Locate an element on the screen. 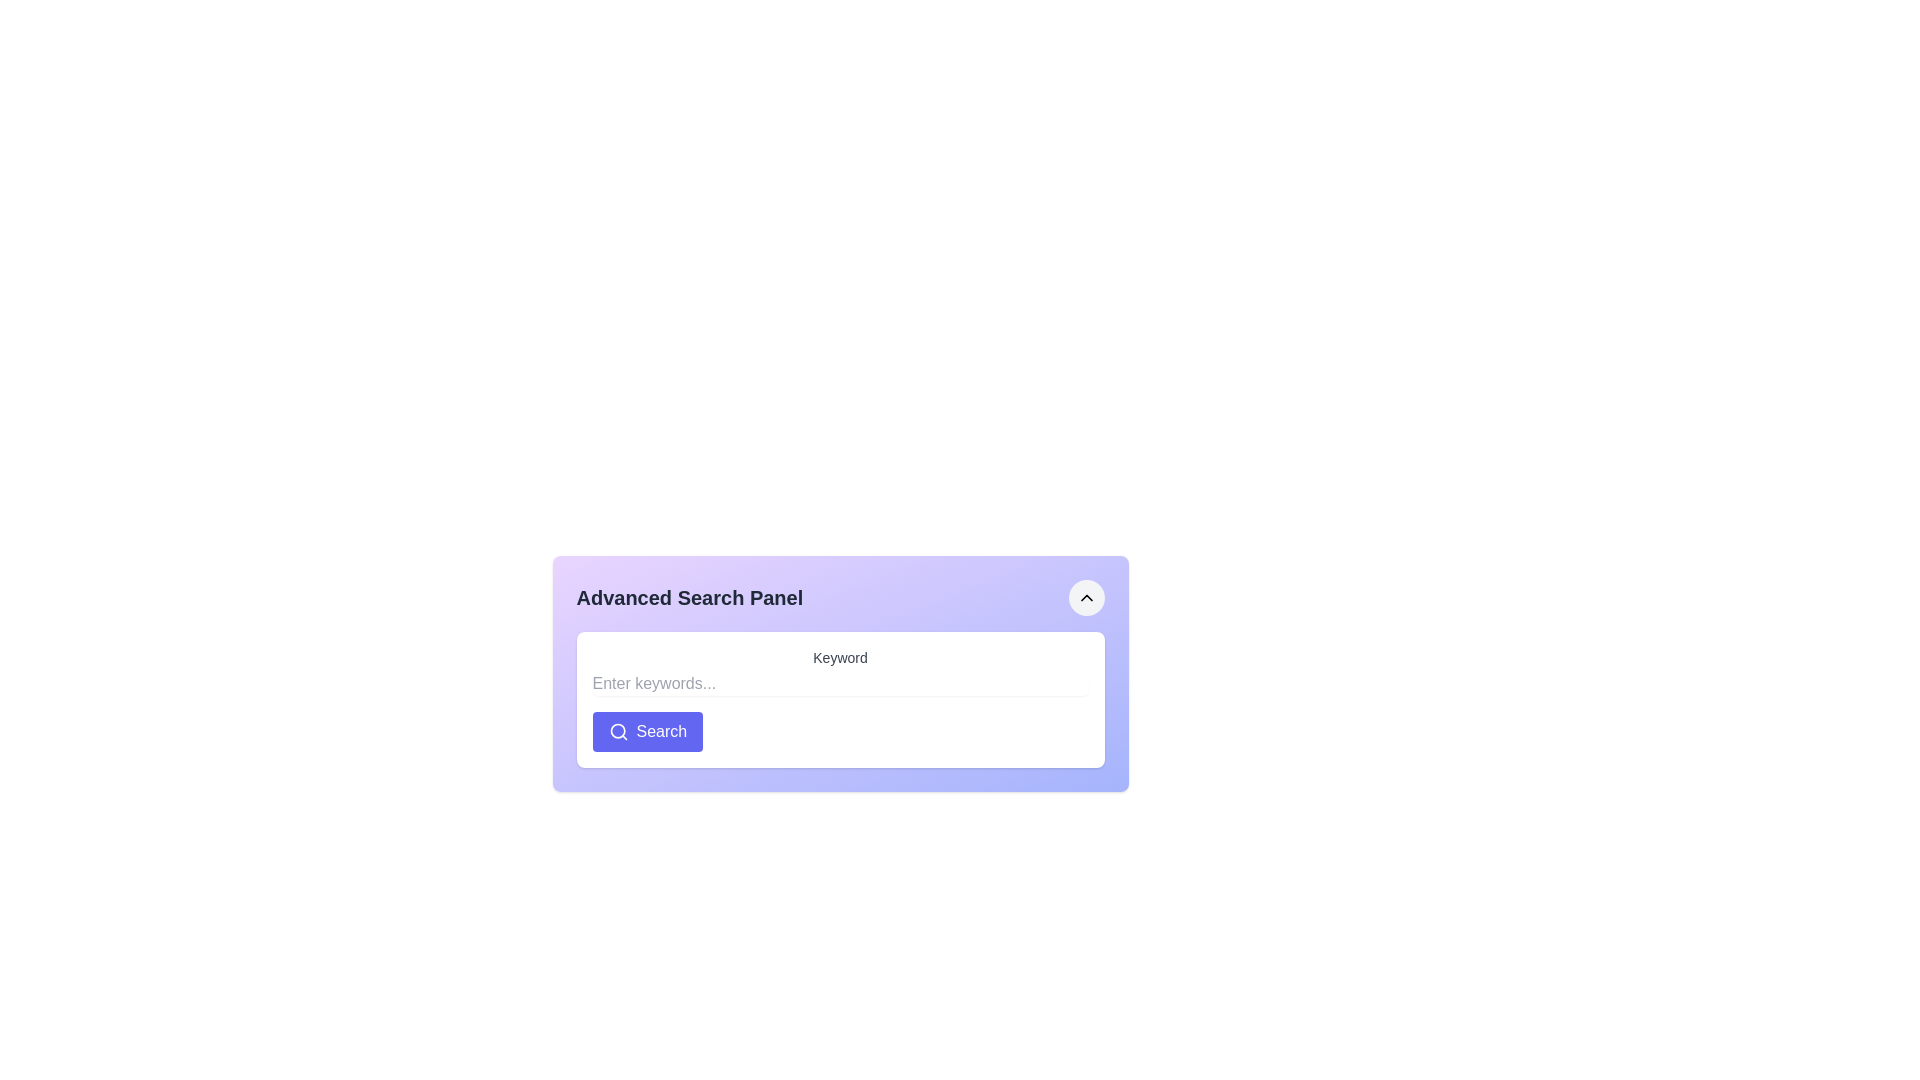  the chevron up icon within the button located at the top-right corner of the Advanced Search Panel is located at coordinates (1085, 596).